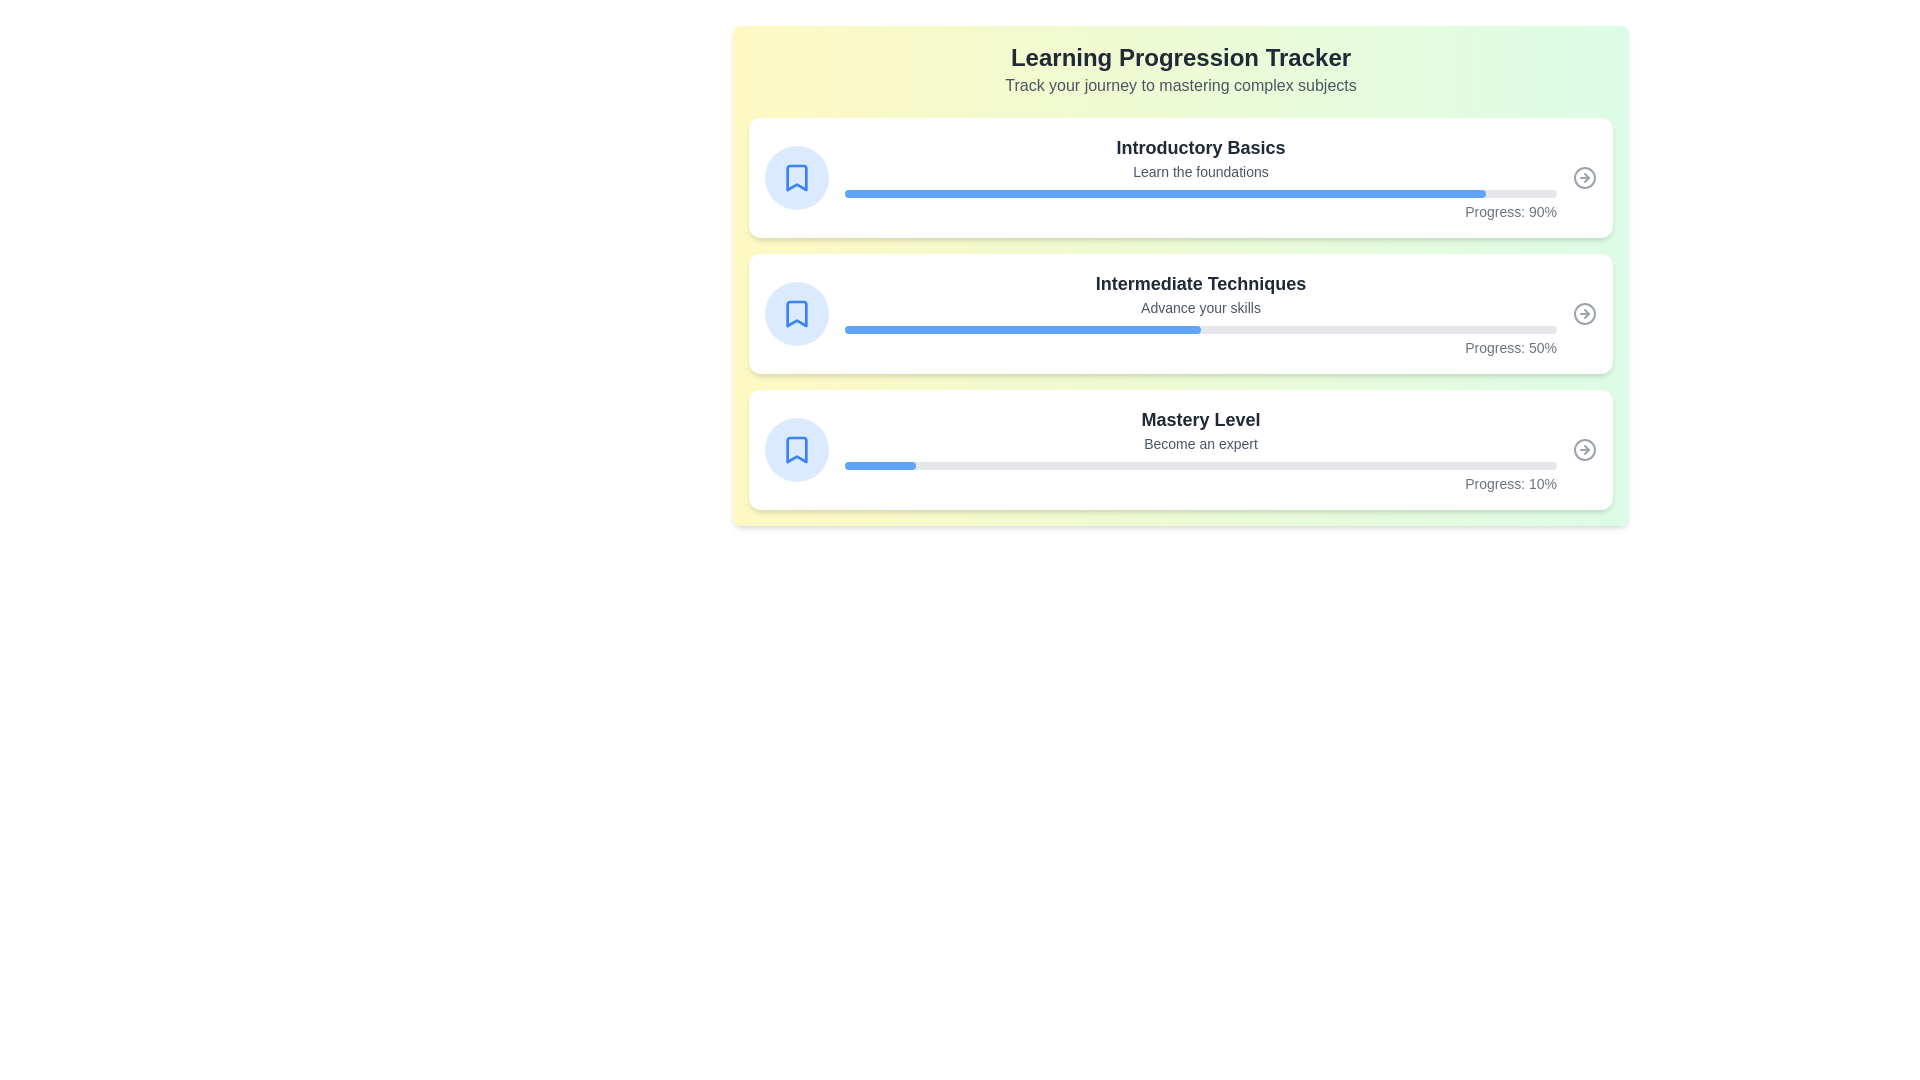 The height and width of the screenshot is (1080, 1920). Describe the element at coordinates (795, 313) in the screenshot. I see `the circular badge icon button with a light blue background and a bookmark icon, located in the second row of the 'Intermediate Techniques' card` at that location.